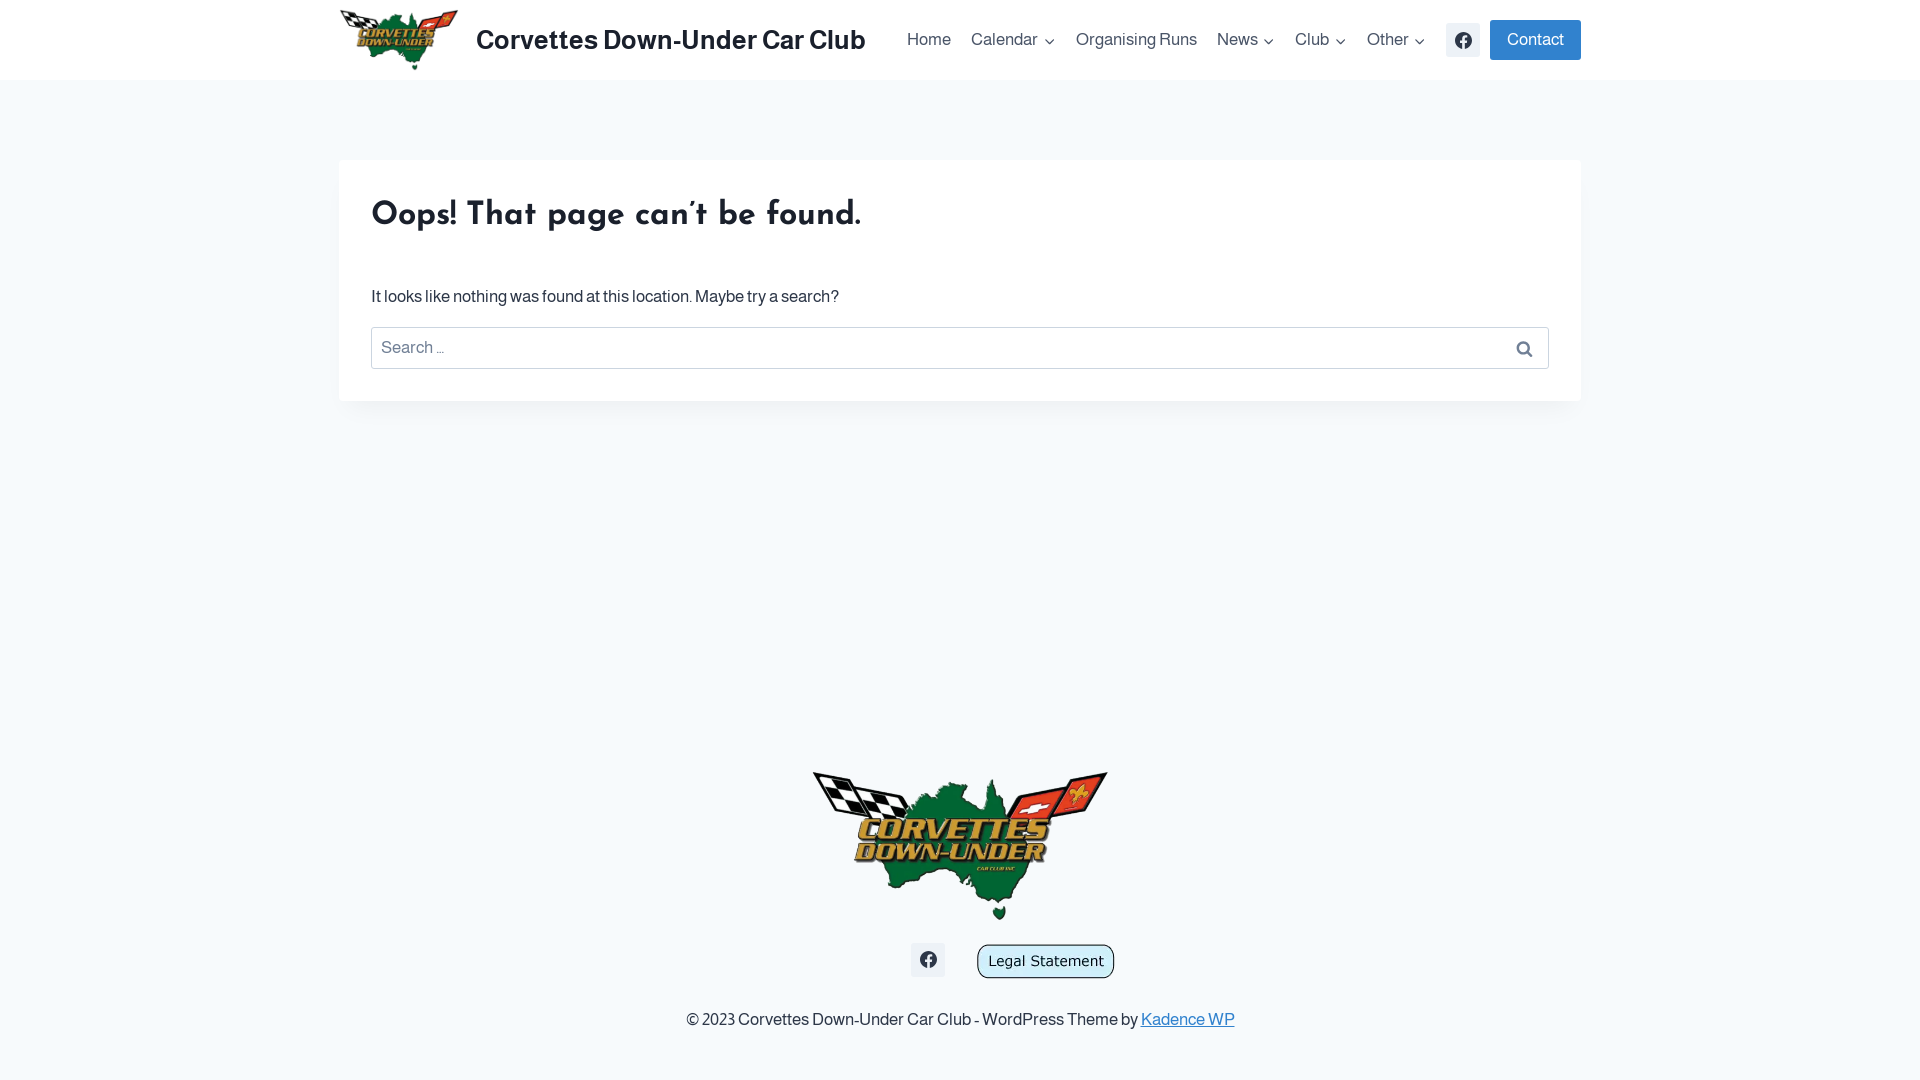 This screenshot has height=1080, width=1920. What do you see at coordinates (1012, 39) in the screenshot?
I see `'Calendar'` at bounding box center [1012, 39].